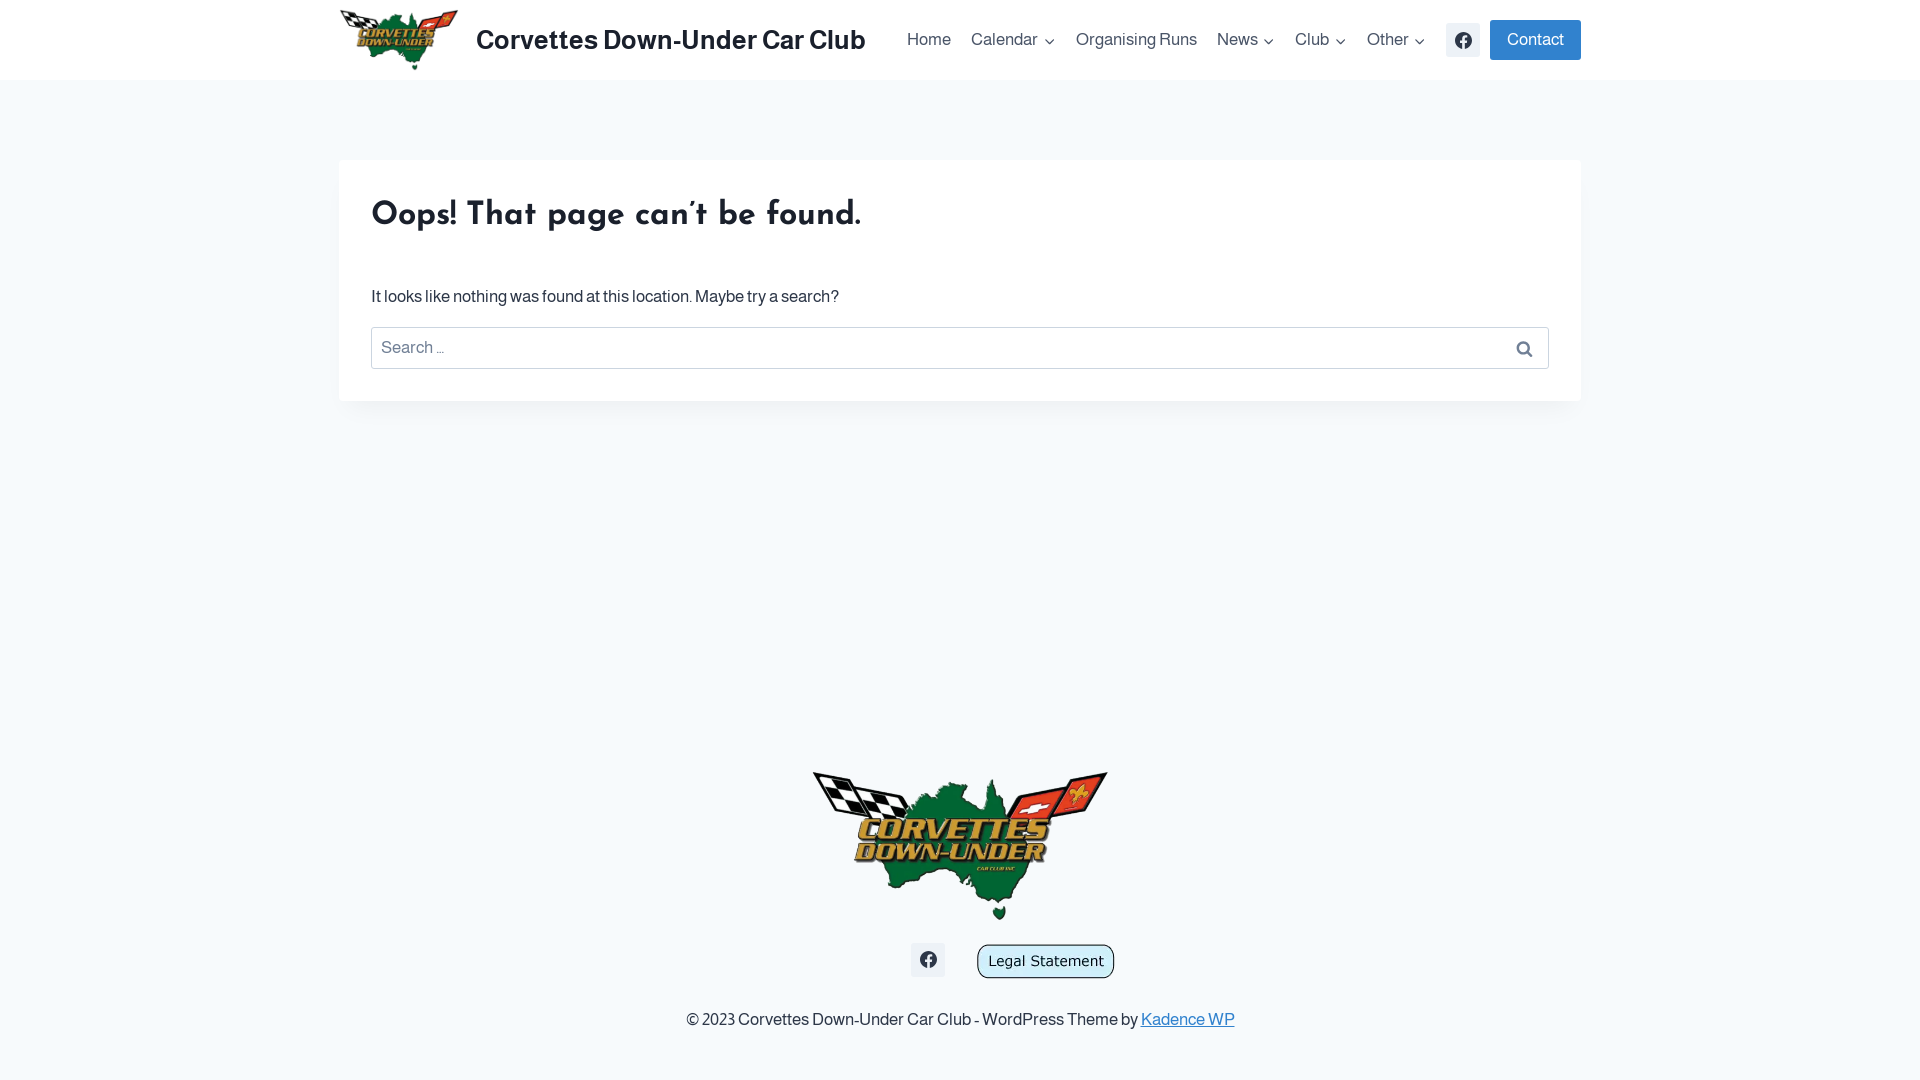 This screenshot has height=1080, width=1920. What do you see at coordinates (1012, 39) in the screenshot?
I see `'Calendar'` at bounding box center [1012, 39].